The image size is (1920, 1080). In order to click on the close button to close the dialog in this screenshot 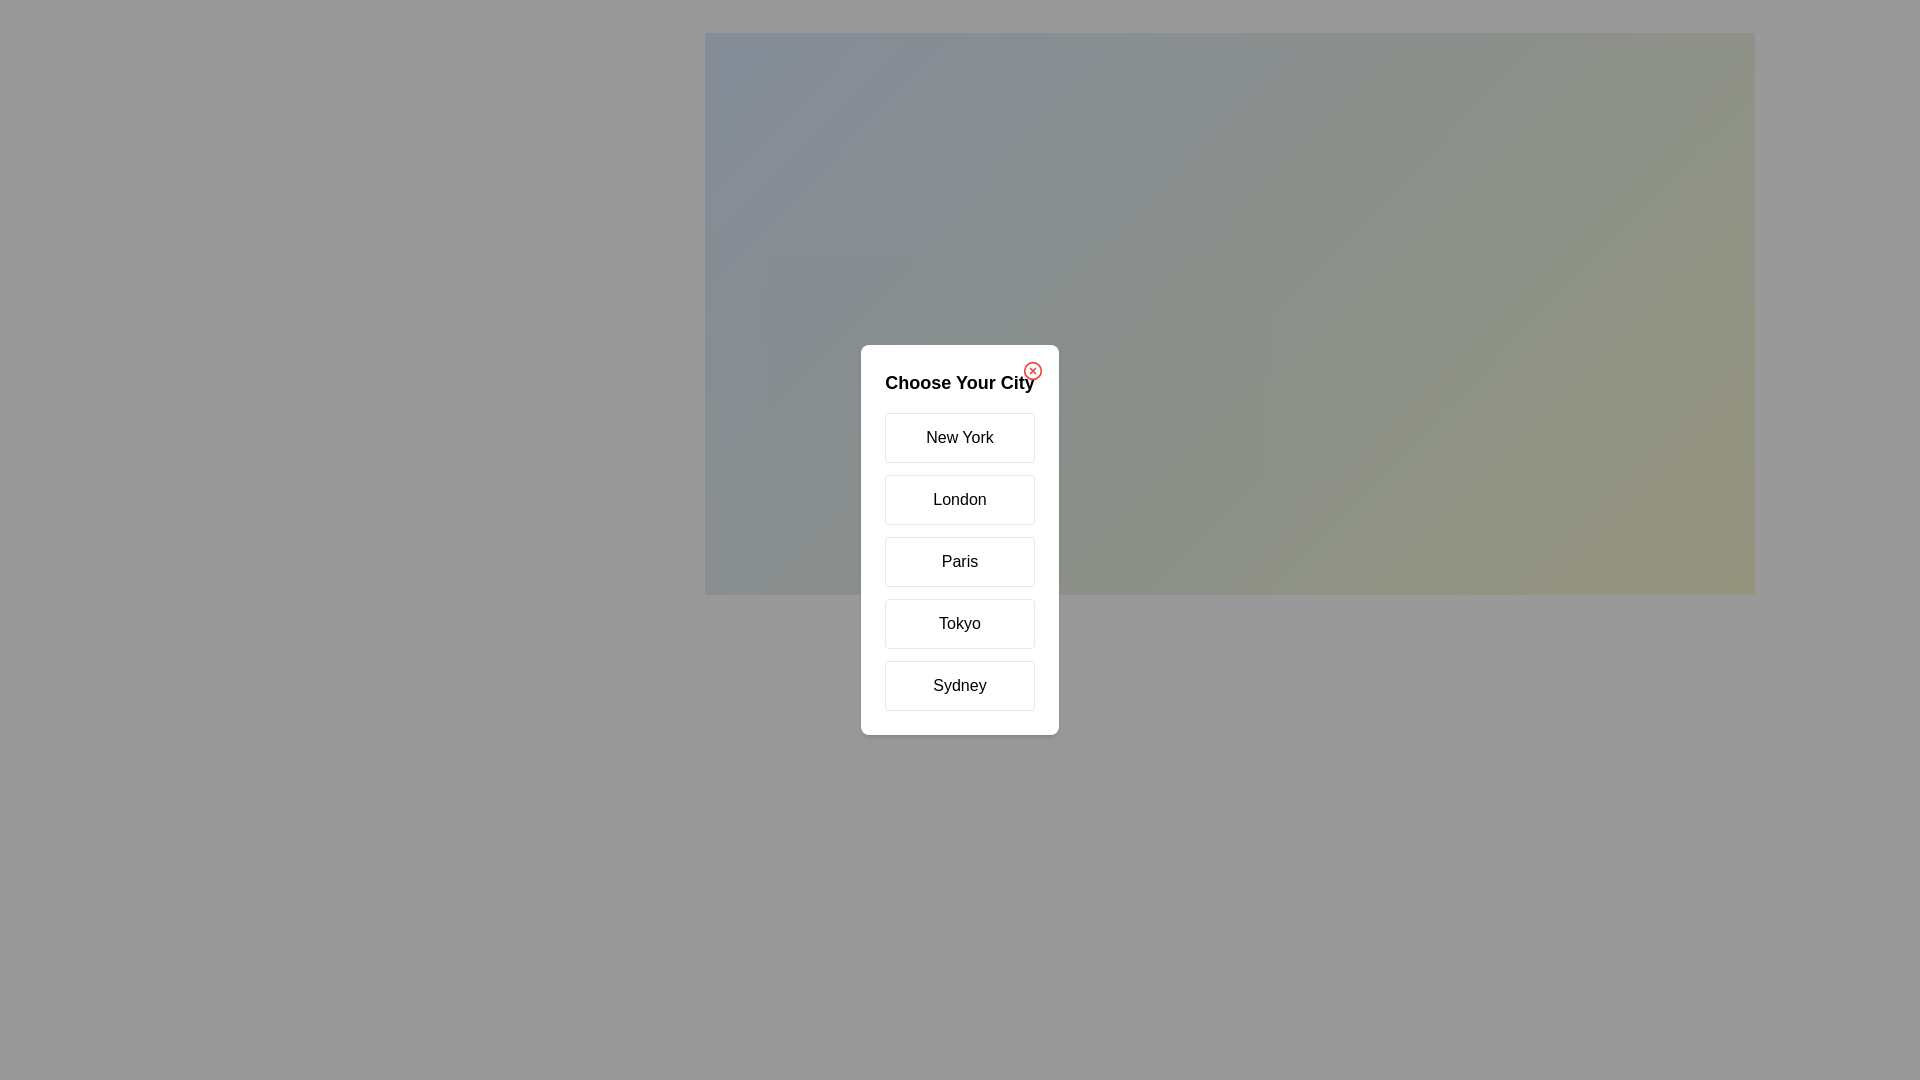, I will do `click(1032, 370)`.